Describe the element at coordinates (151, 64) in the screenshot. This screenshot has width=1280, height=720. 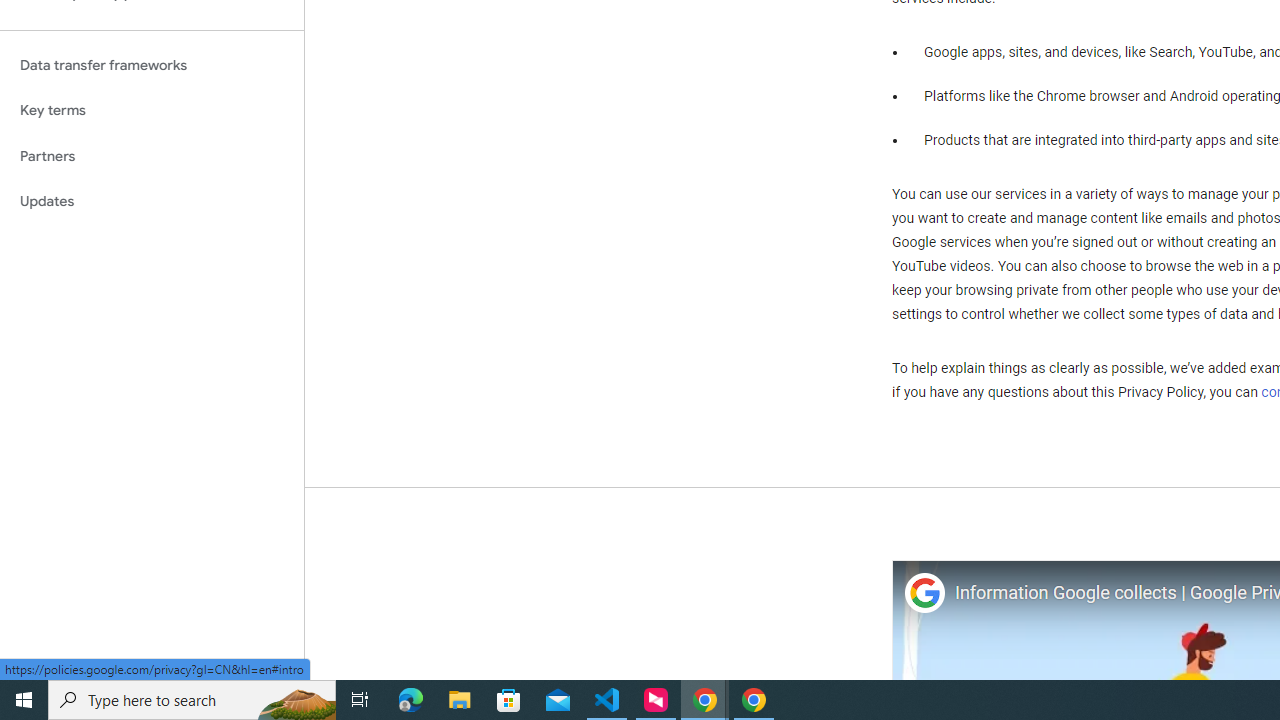
I see `'Data transfer frameworks'` at that location.